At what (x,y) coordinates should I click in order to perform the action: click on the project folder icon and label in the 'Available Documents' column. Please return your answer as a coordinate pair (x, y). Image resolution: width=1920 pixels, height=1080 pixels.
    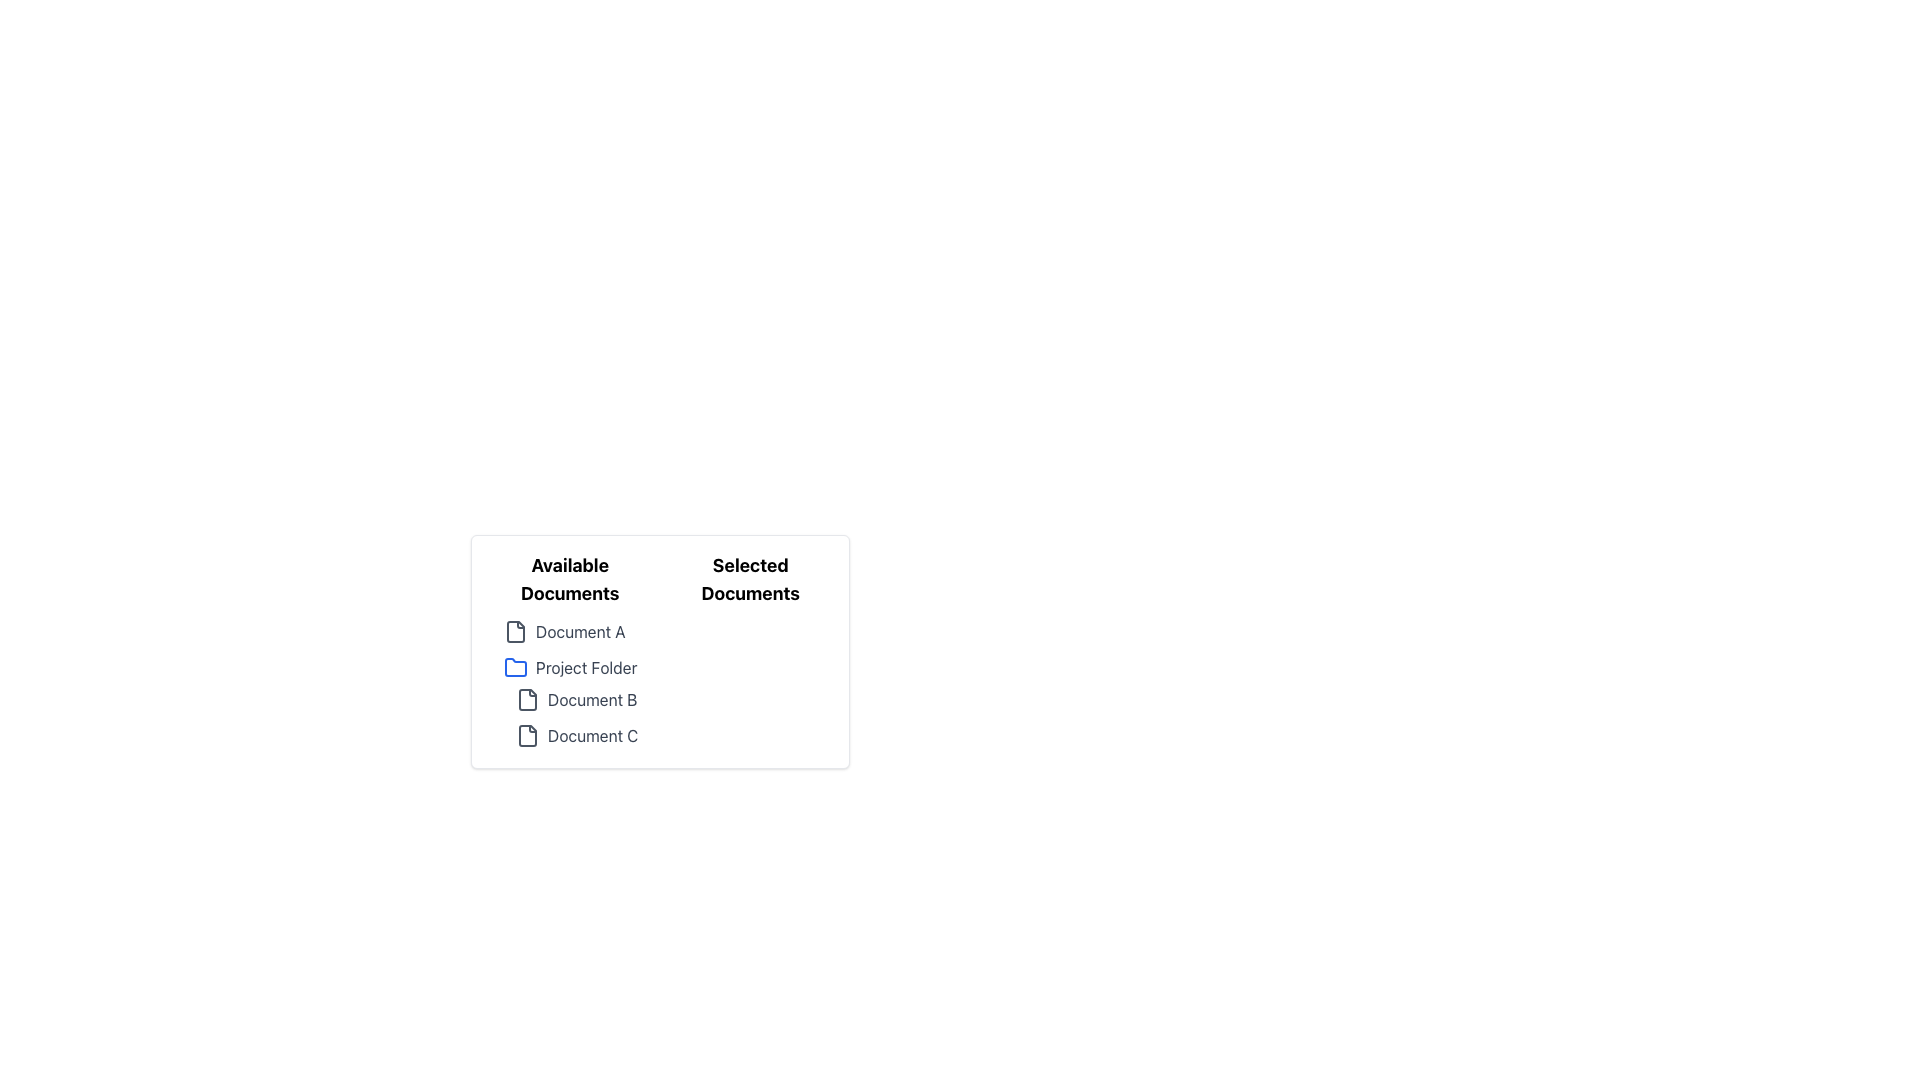
    Looking at the image, I should click on (575, 667).